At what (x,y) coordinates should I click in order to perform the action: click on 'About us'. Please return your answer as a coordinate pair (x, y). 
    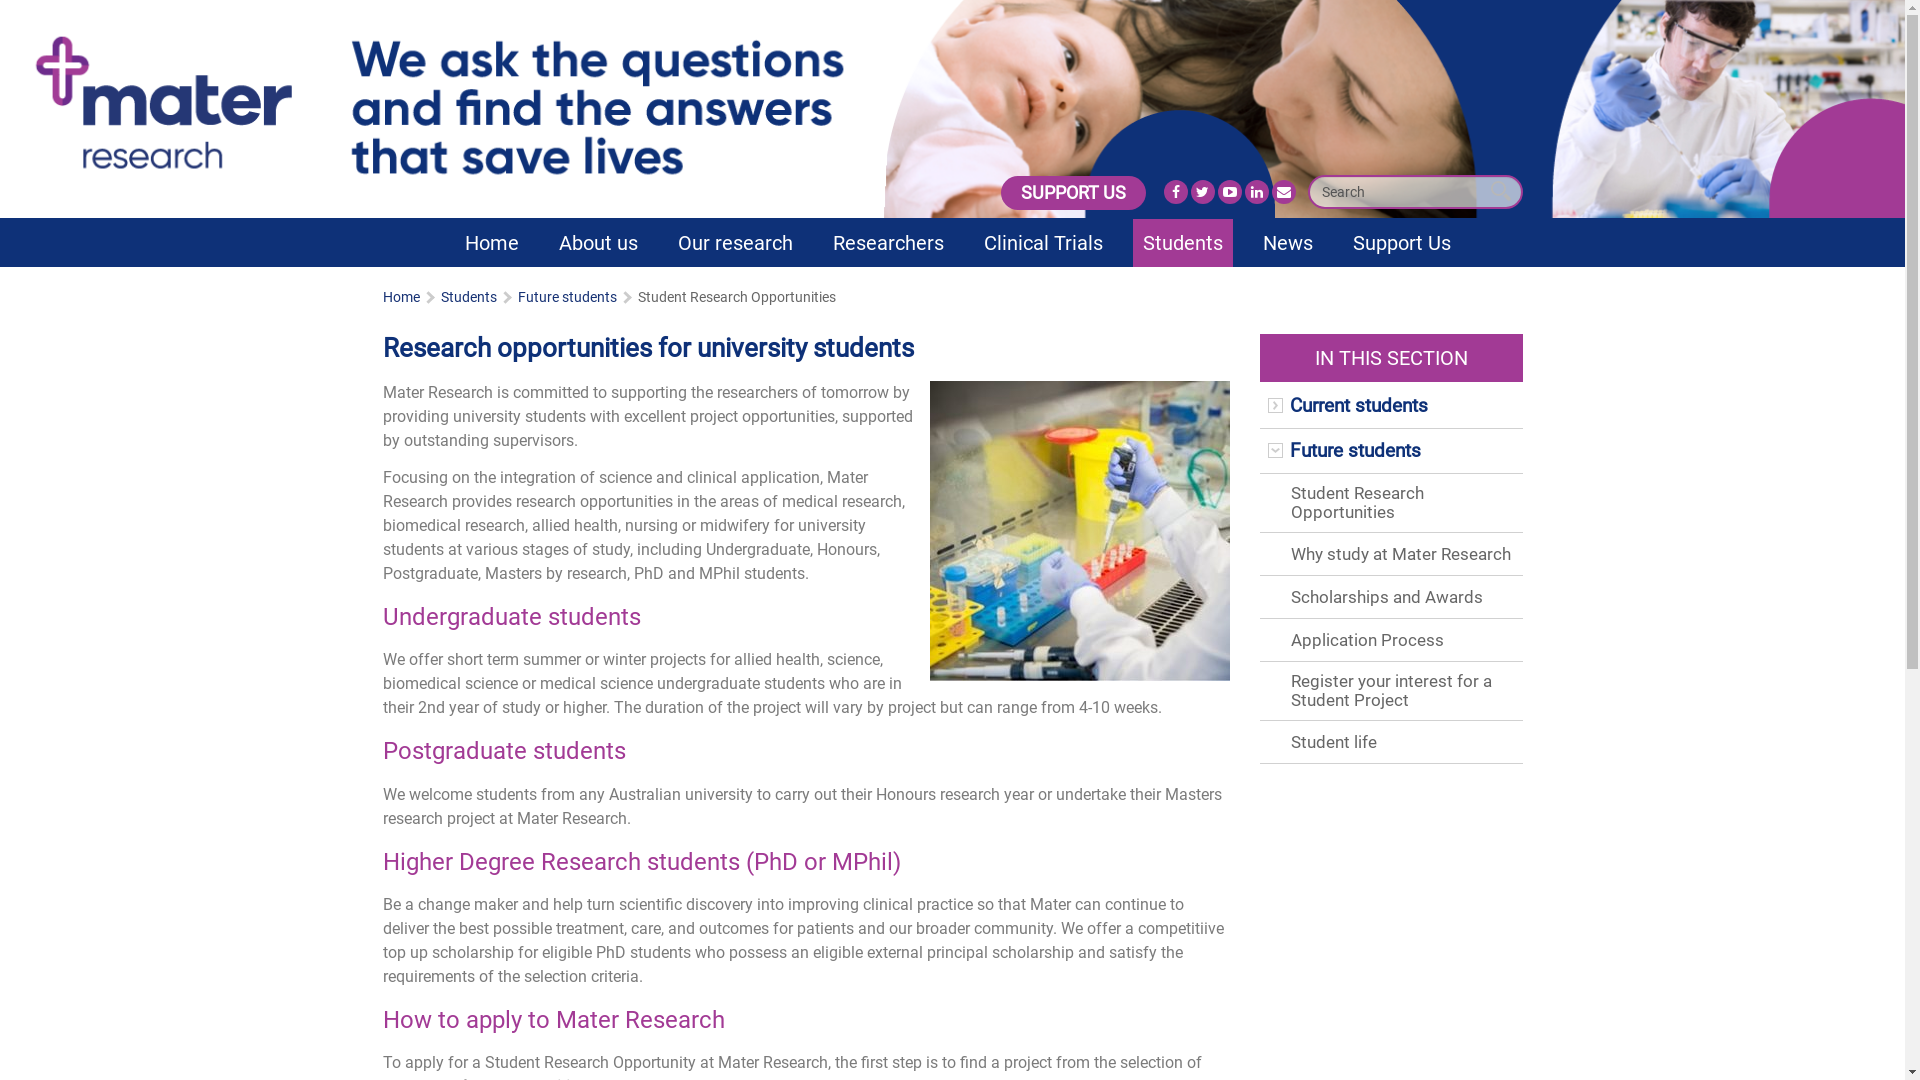
    Looking at the image, I should click on (596, 242).